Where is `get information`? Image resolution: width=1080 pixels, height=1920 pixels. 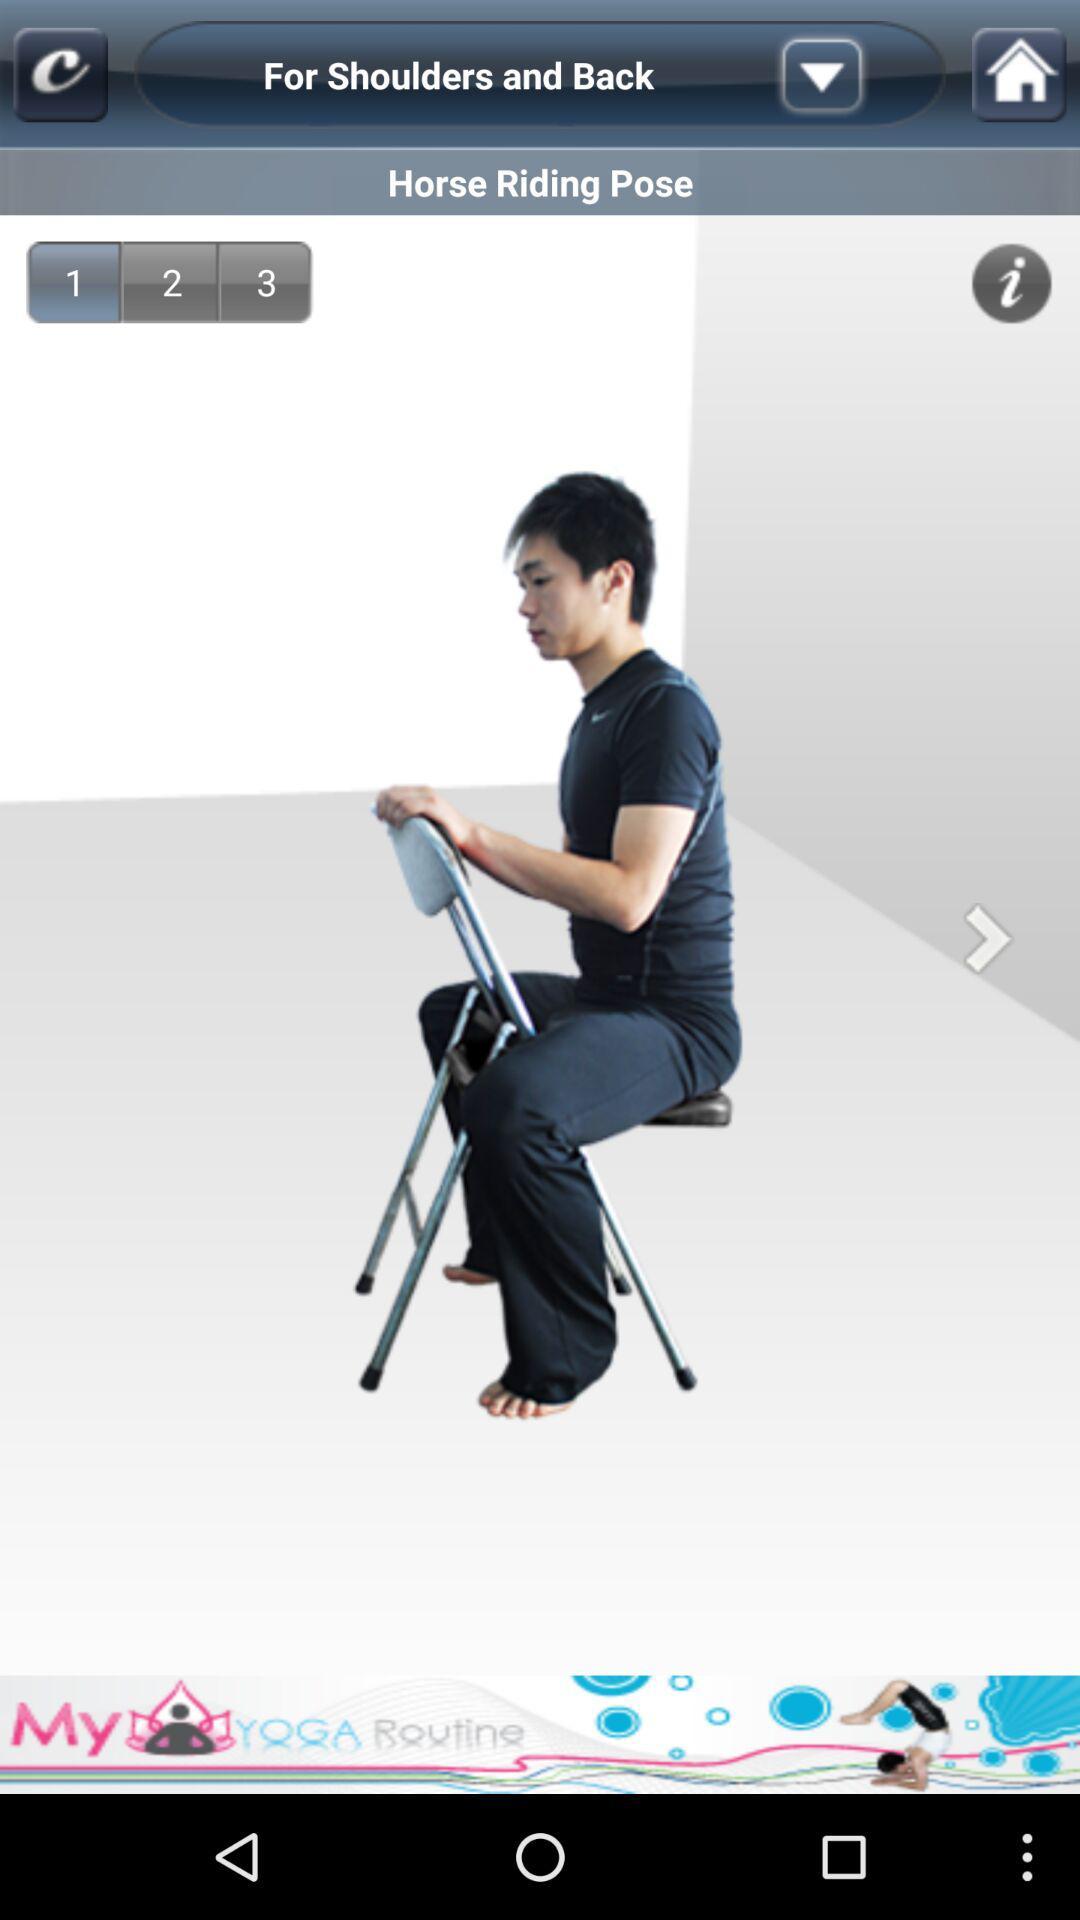 get information is located at coordinates (1011, 282).